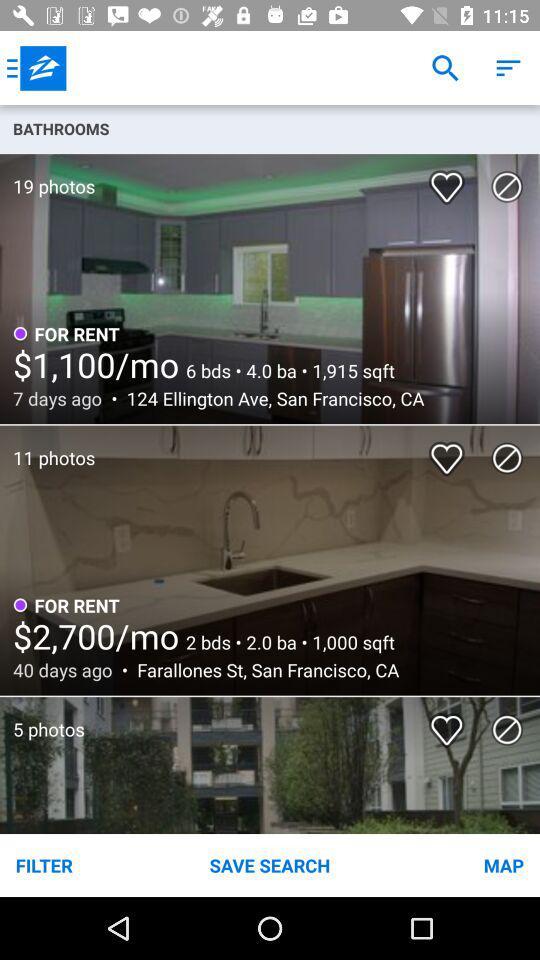  Describe the element at coordinates (42, 719) in the screenshot. I see `icon above filter icon` at that location.